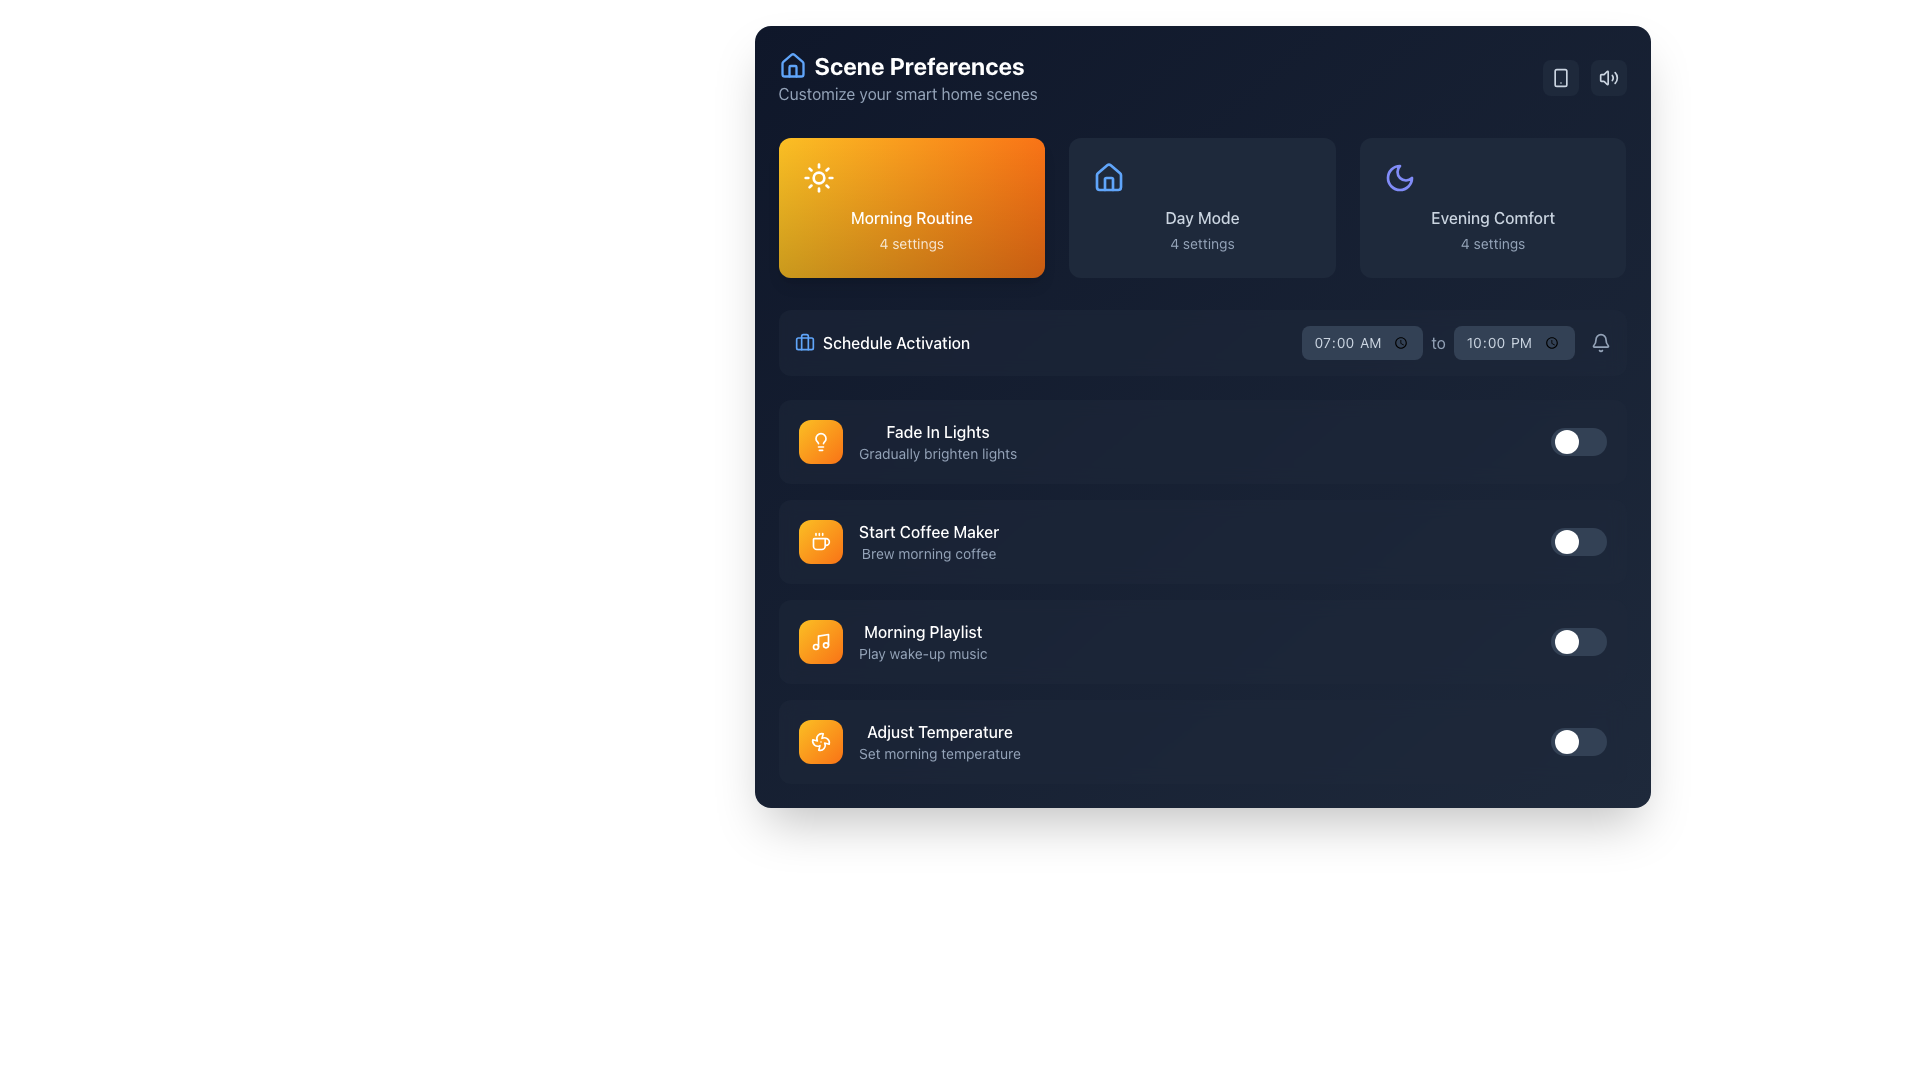 This screenshot has height=1080, width=1920. I want to click on the static text label indicating the time range from the left-hand time selector to the right-hand time selector in the 'Schedule Activation' section, so click(1437, 342).